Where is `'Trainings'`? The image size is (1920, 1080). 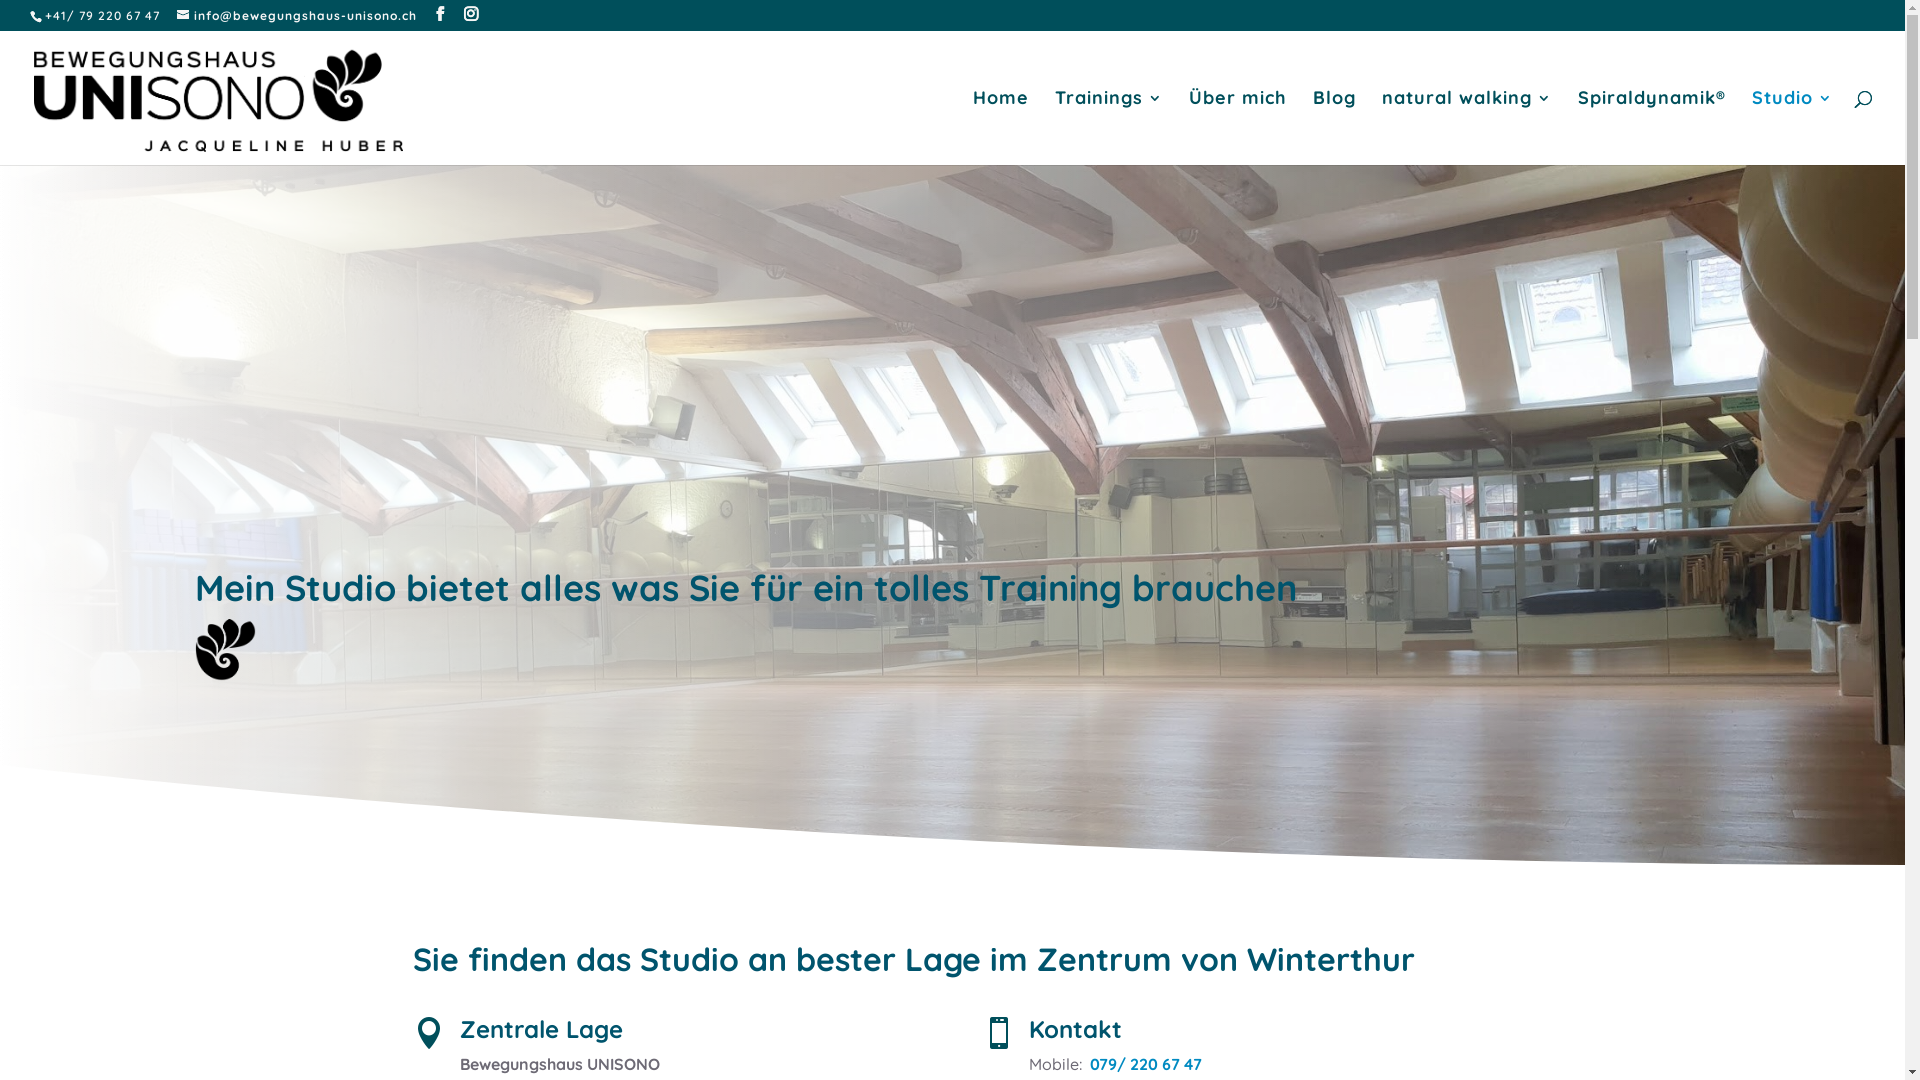 'Trainings' is located at coordinates (1054, 127).